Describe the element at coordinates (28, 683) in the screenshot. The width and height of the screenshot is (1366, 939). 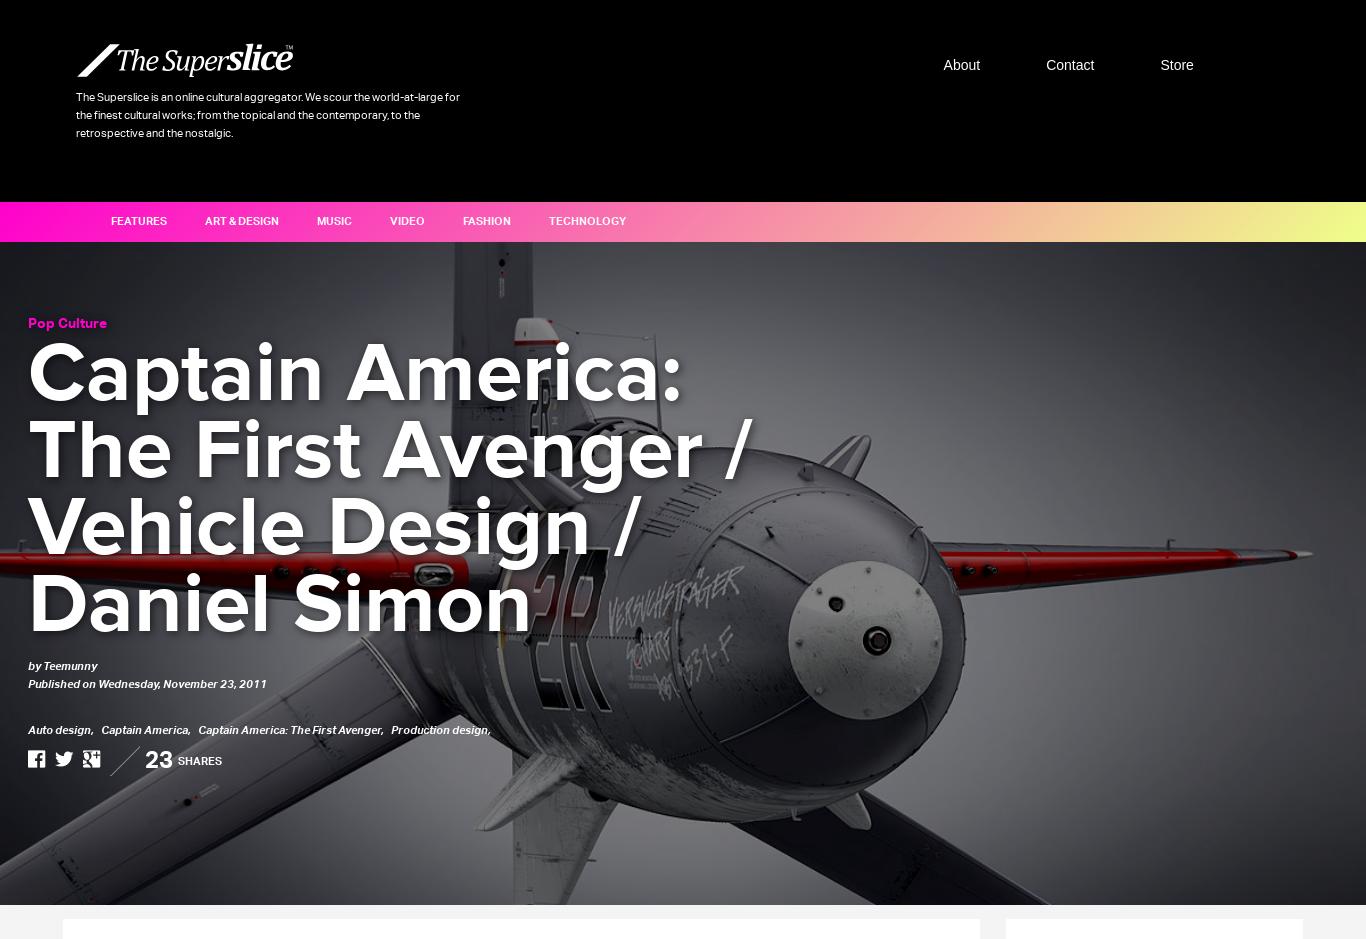
I see `'Published on Wednesday, November 23, 2011'` at that location.